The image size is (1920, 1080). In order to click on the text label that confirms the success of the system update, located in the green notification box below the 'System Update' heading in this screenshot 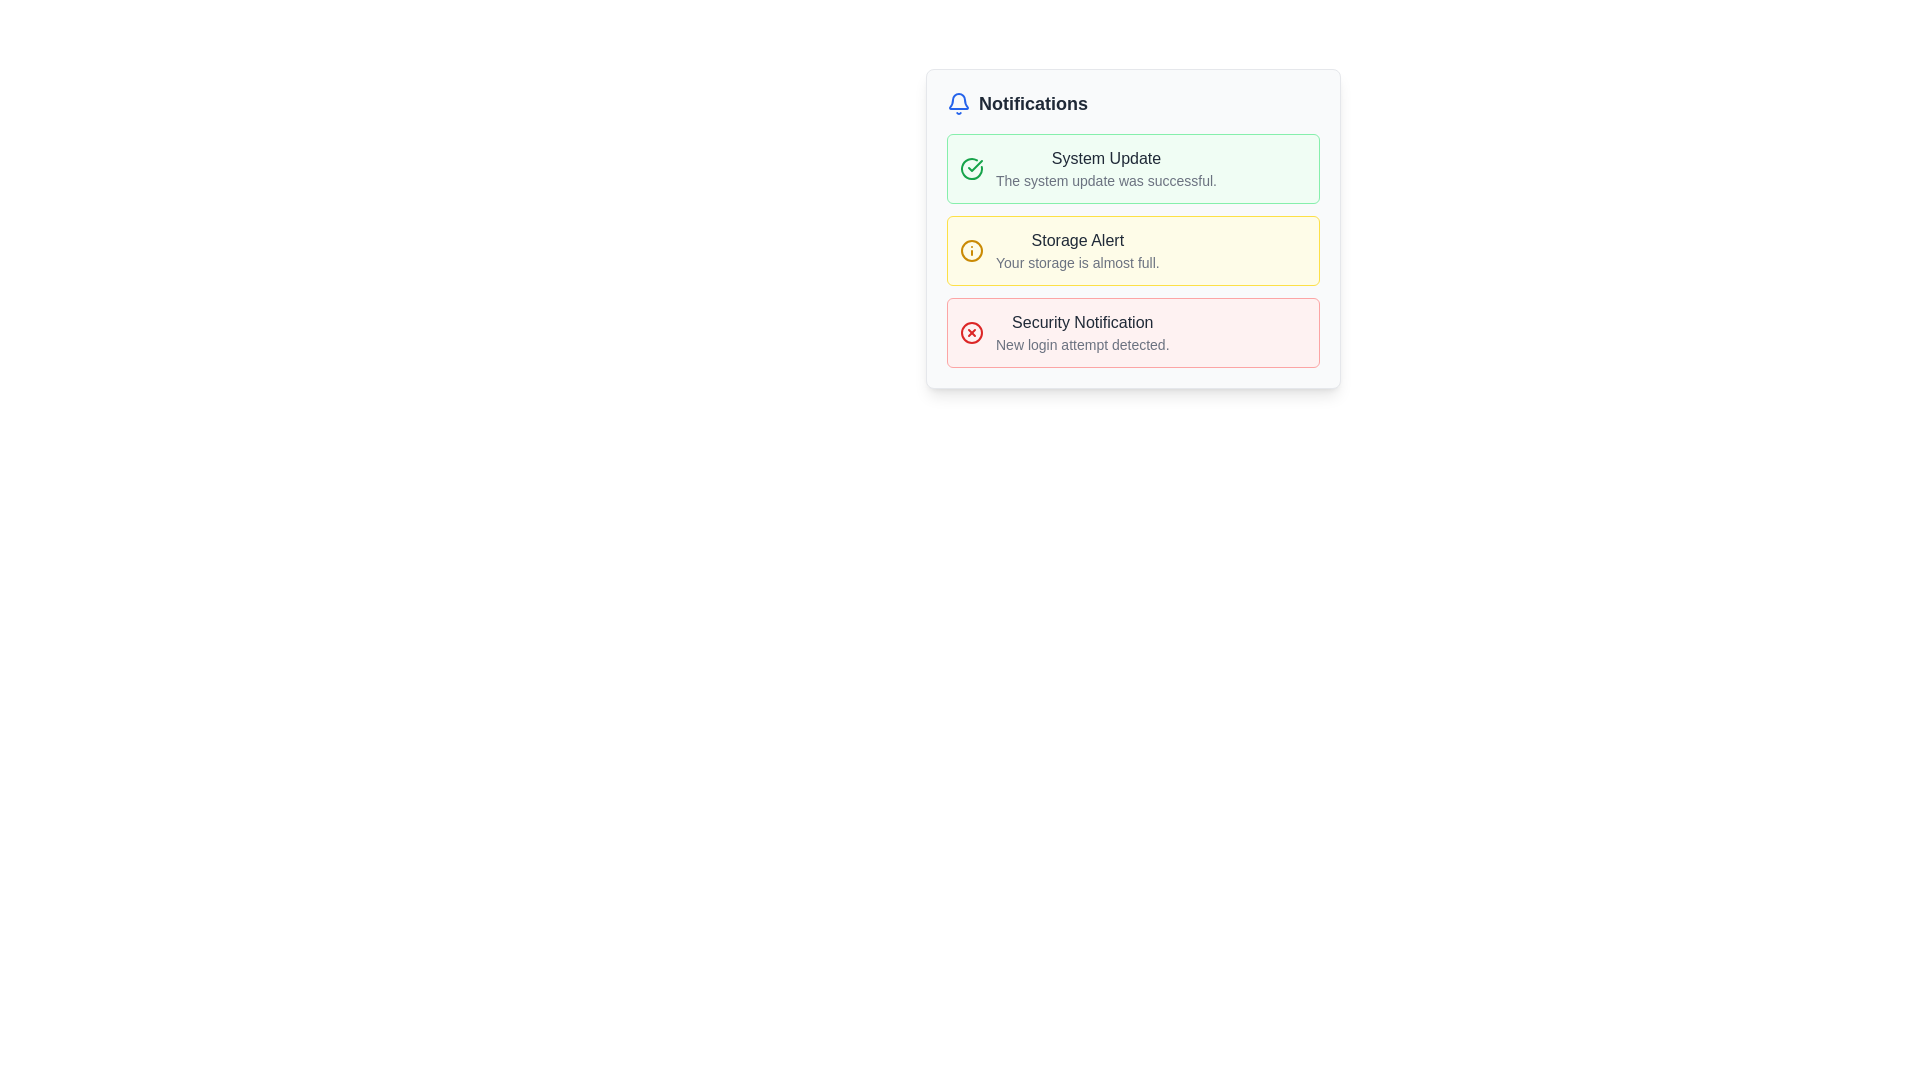, I will do `click(1105, 181)`.